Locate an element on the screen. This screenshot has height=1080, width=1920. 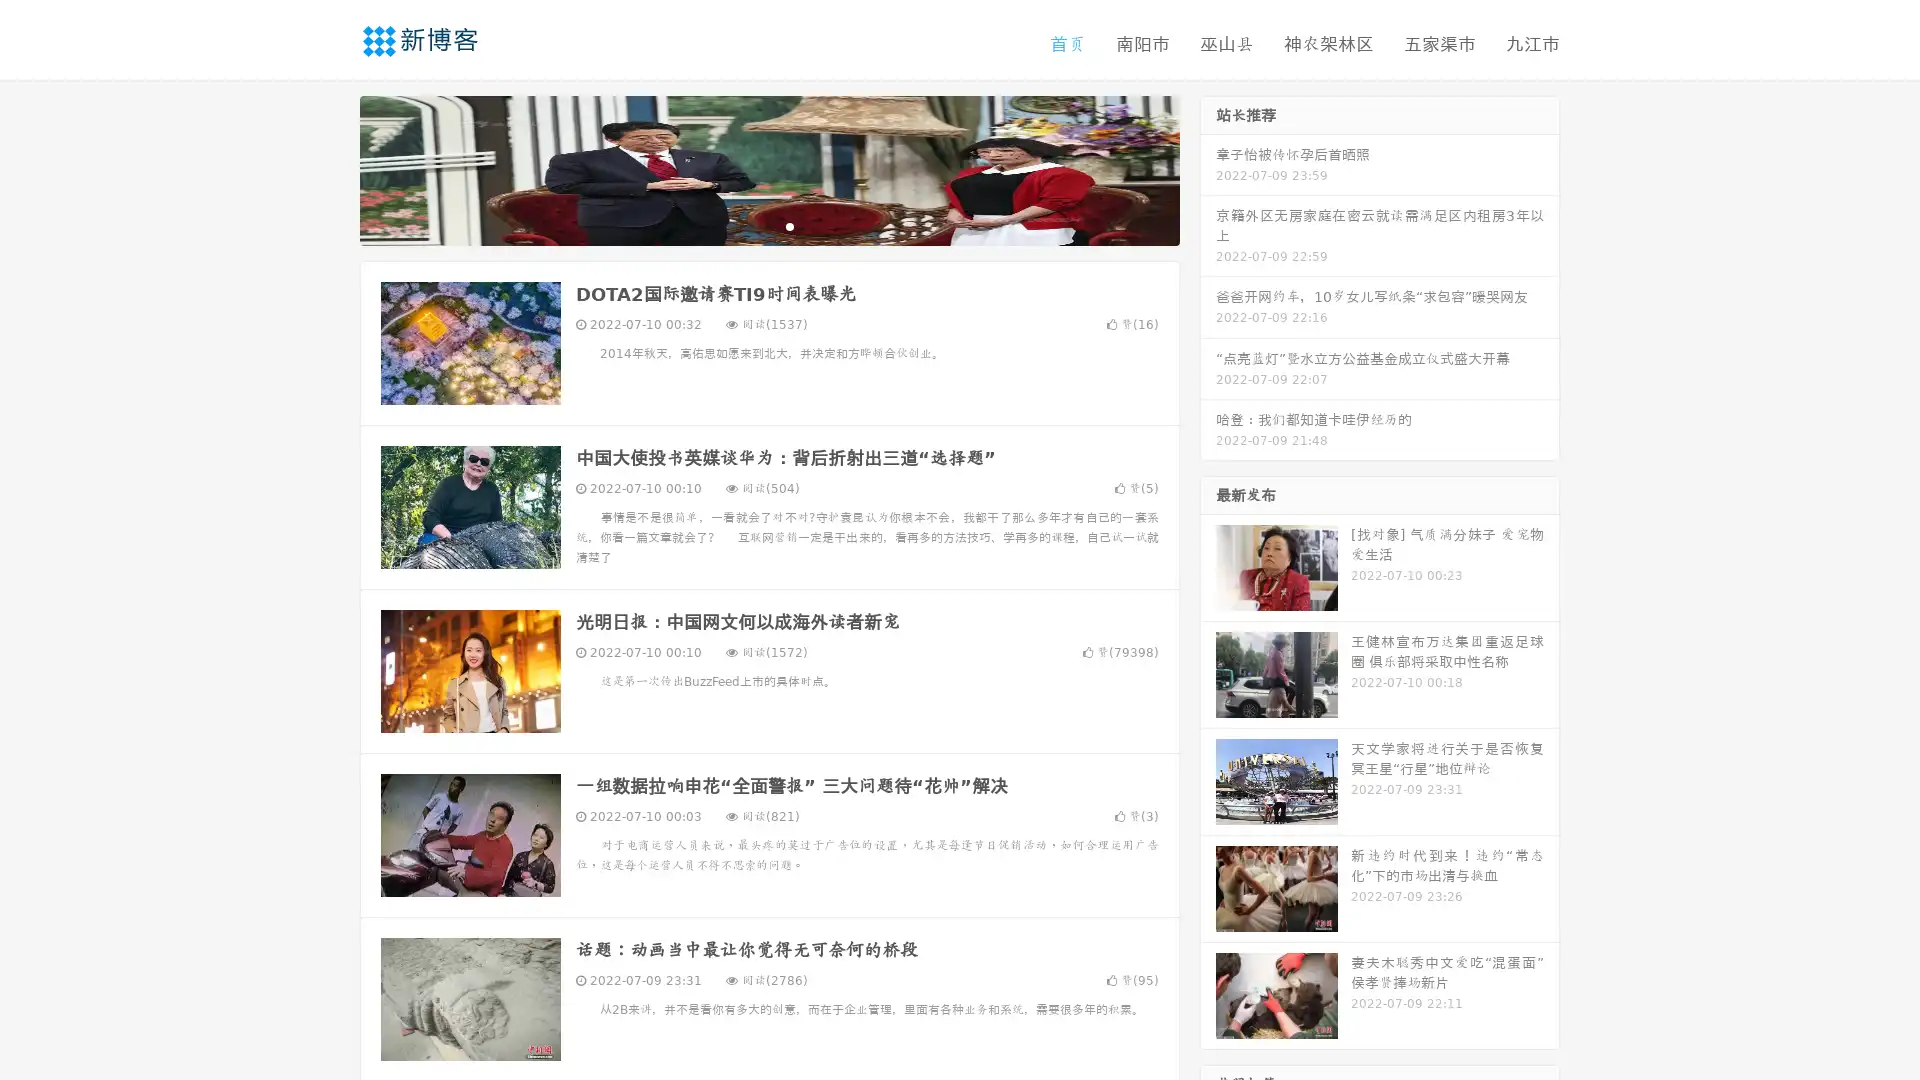
Previous slide is located at coordinates (330, 168).